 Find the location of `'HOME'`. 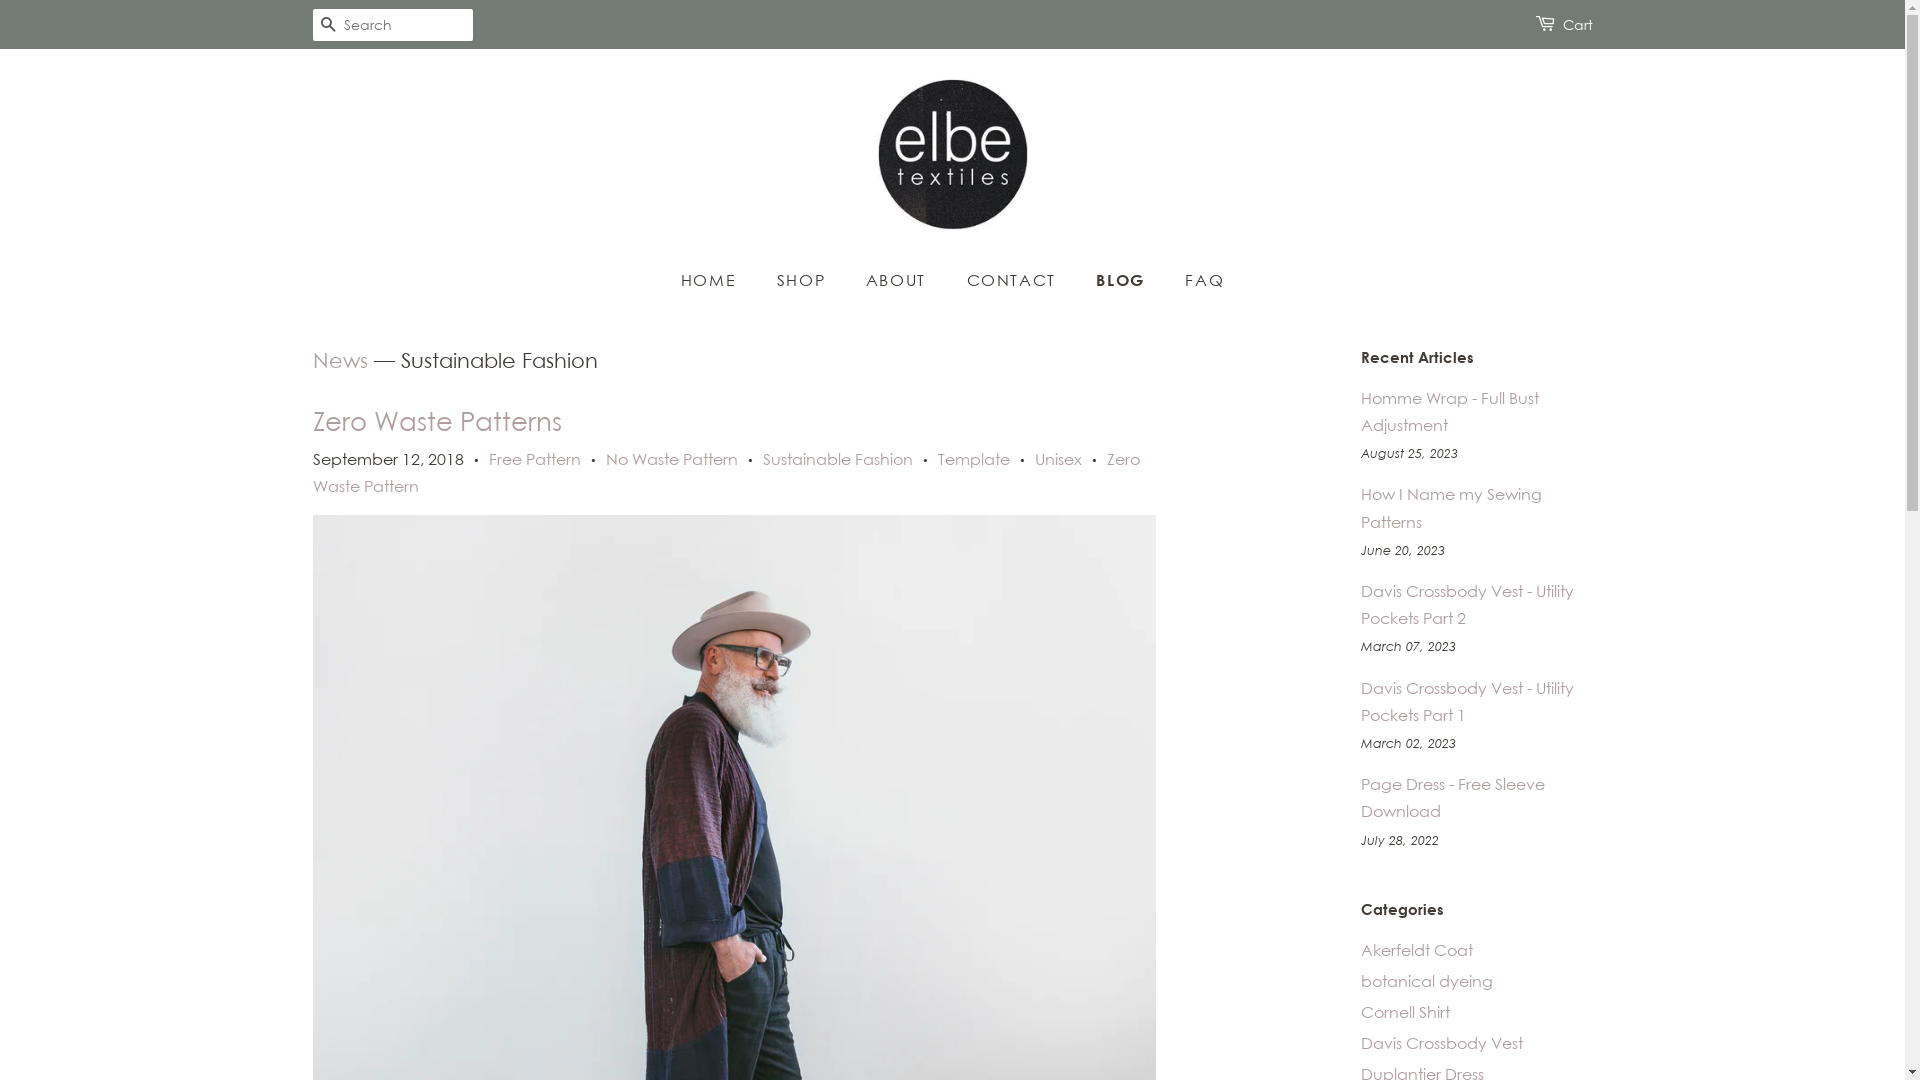

'HOME' is located at coordinates (718, 280).